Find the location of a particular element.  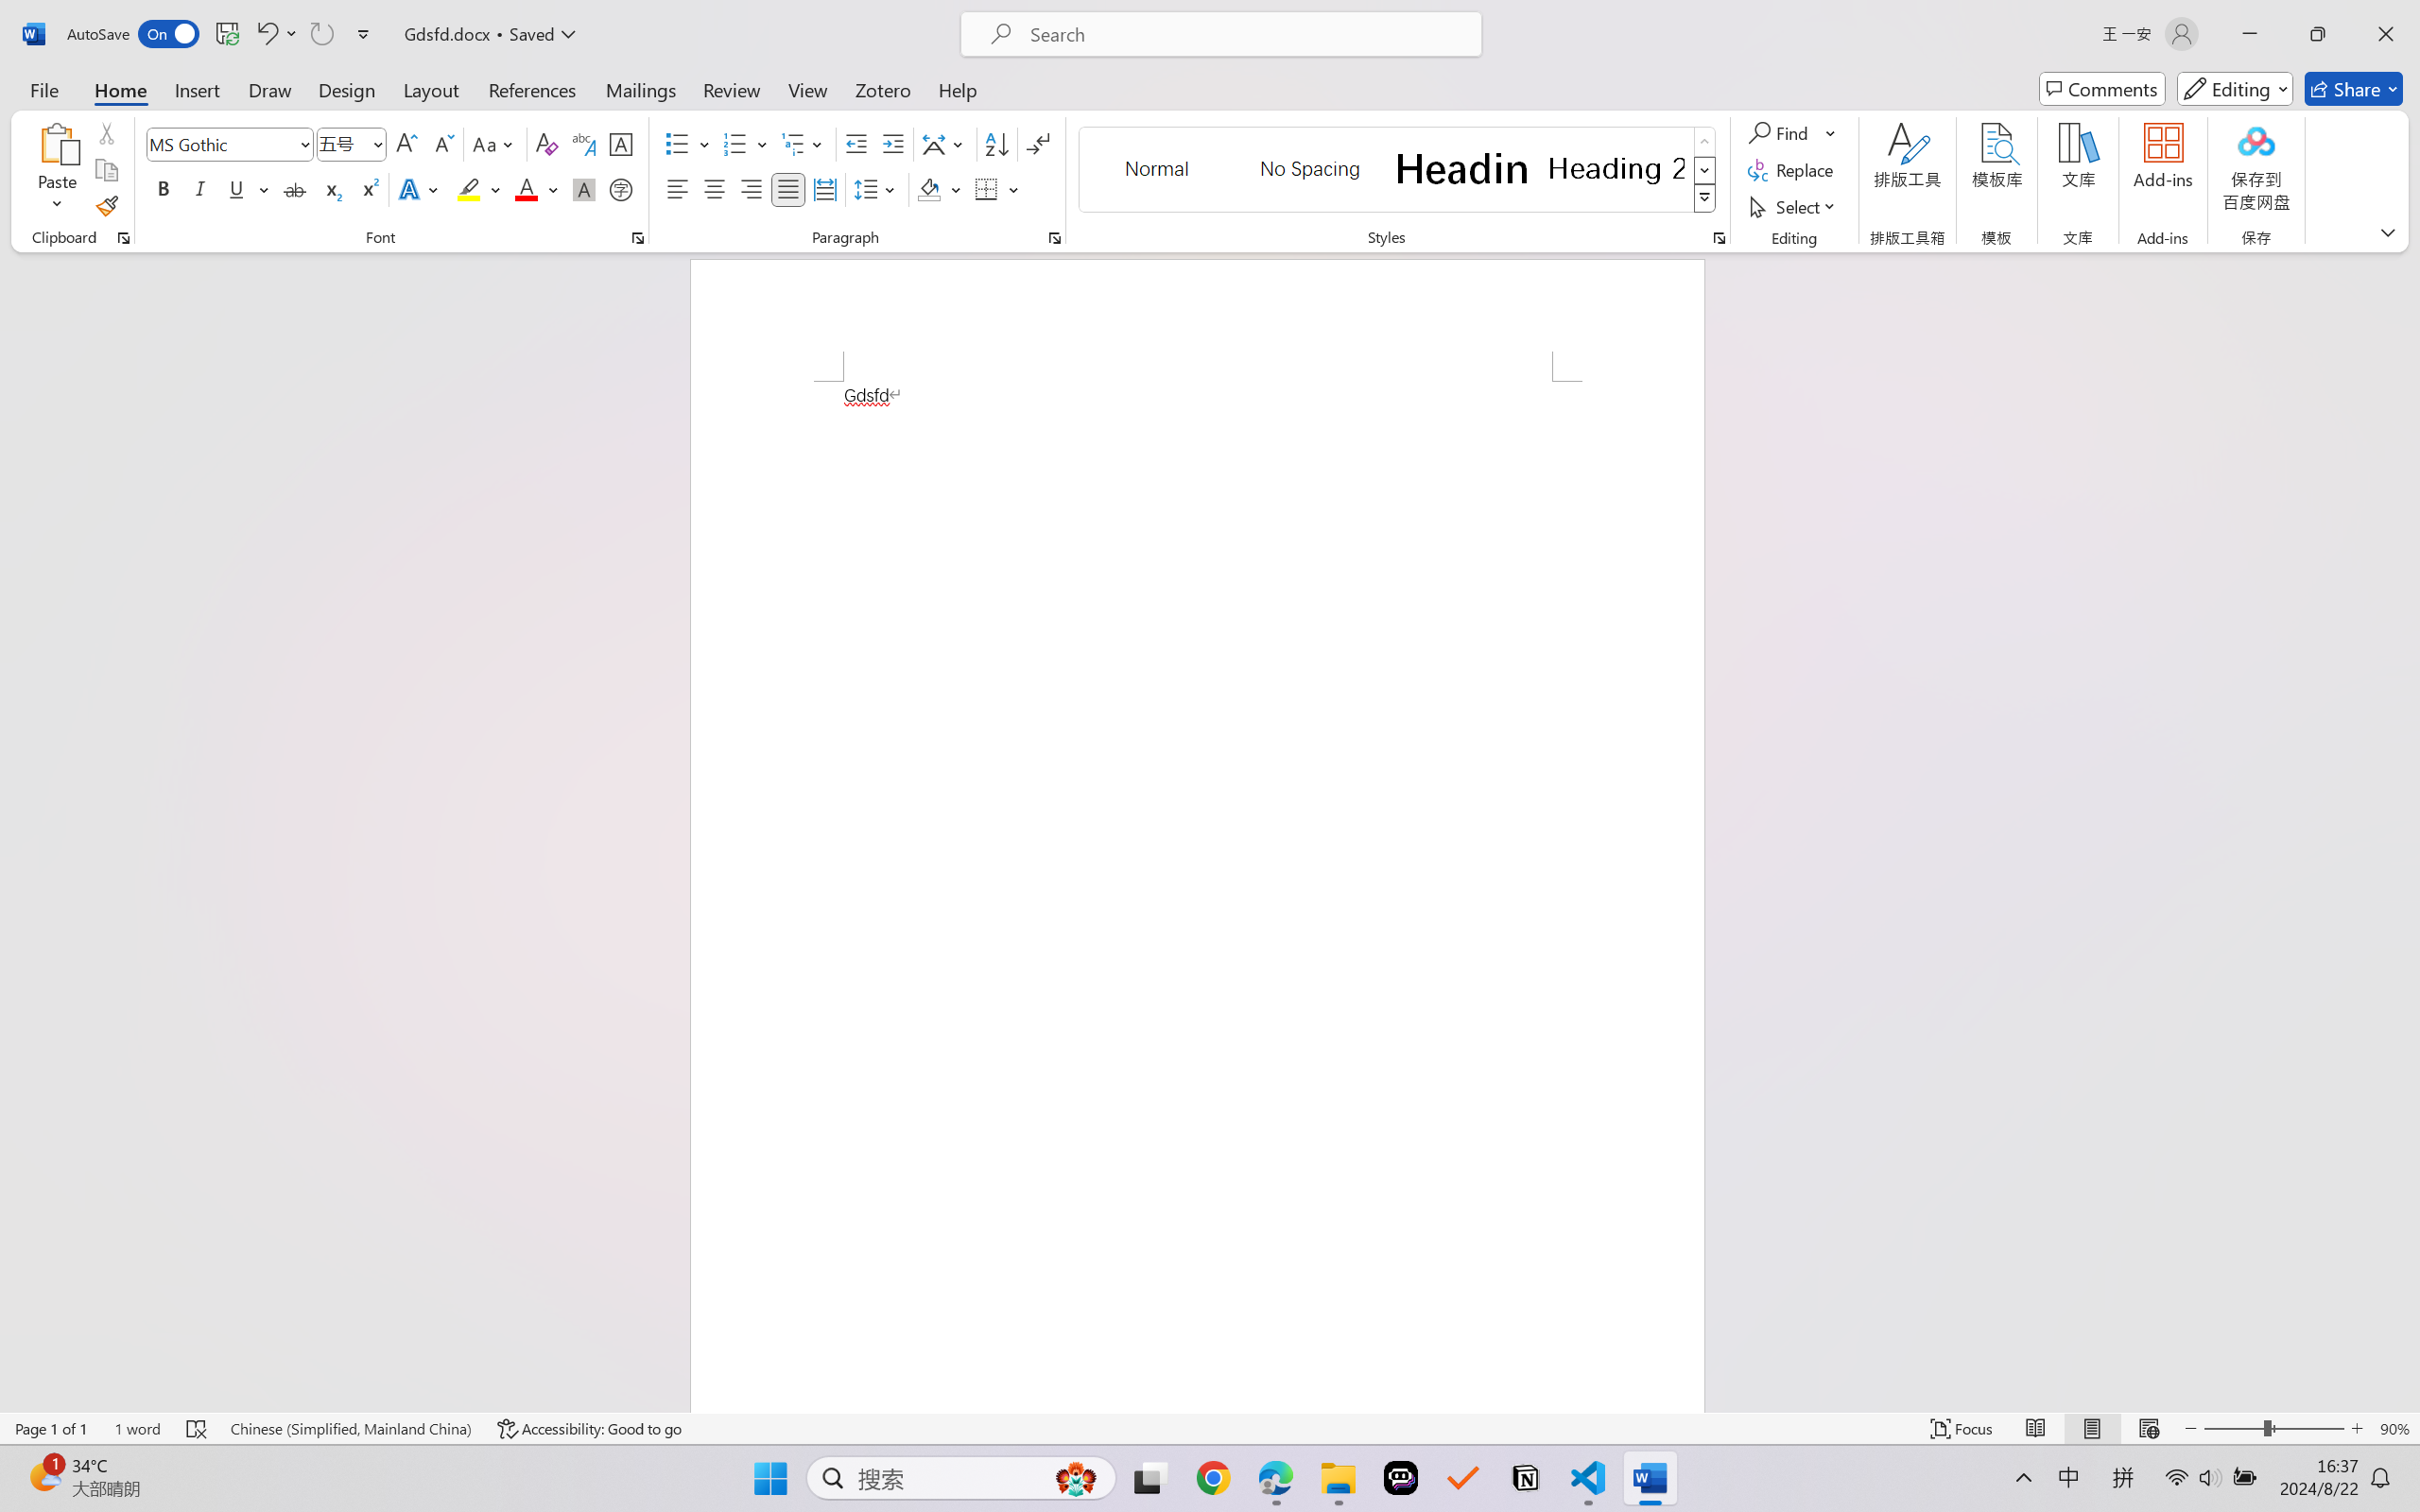

'Text Highlight Color Yellow' is located at coordinates (468, 188).